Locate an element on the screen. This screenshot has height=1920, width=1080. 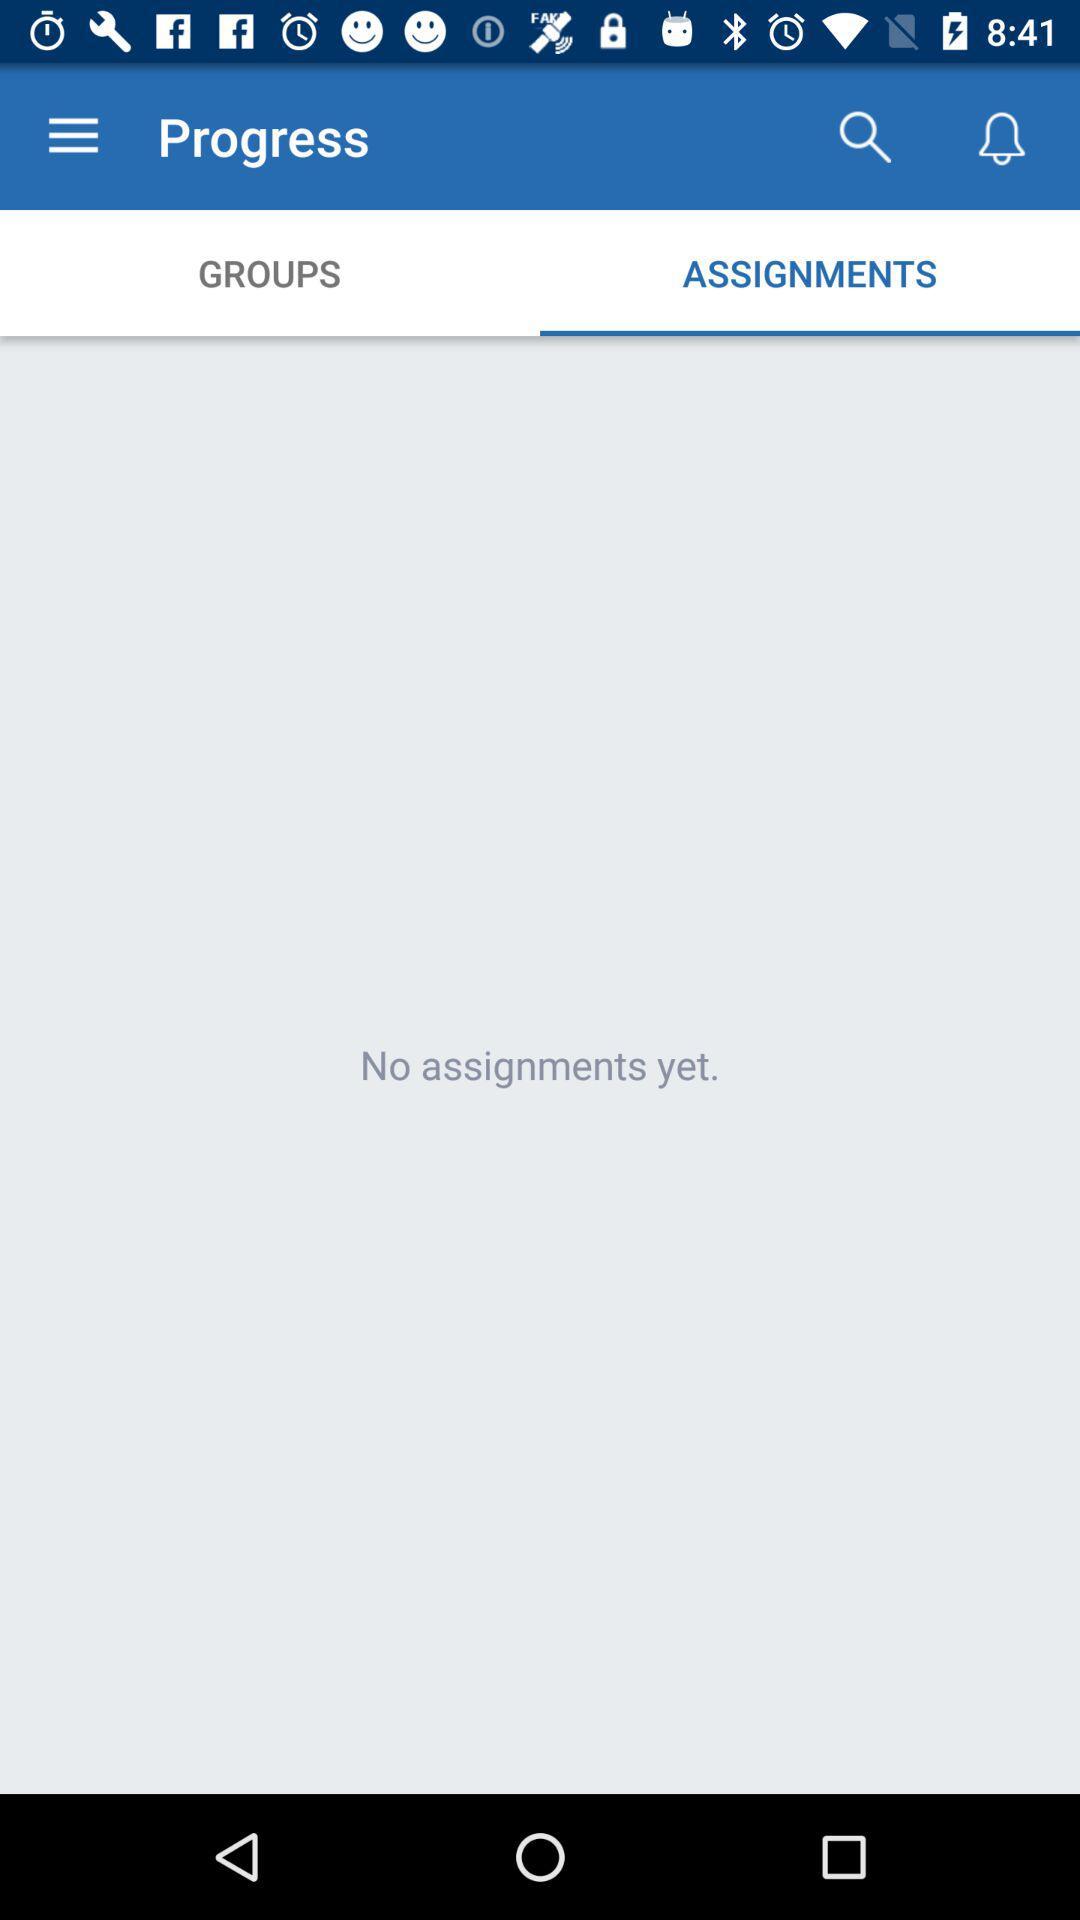
the icon above the no assignments yet. icon is located at coordinates (72, 135).